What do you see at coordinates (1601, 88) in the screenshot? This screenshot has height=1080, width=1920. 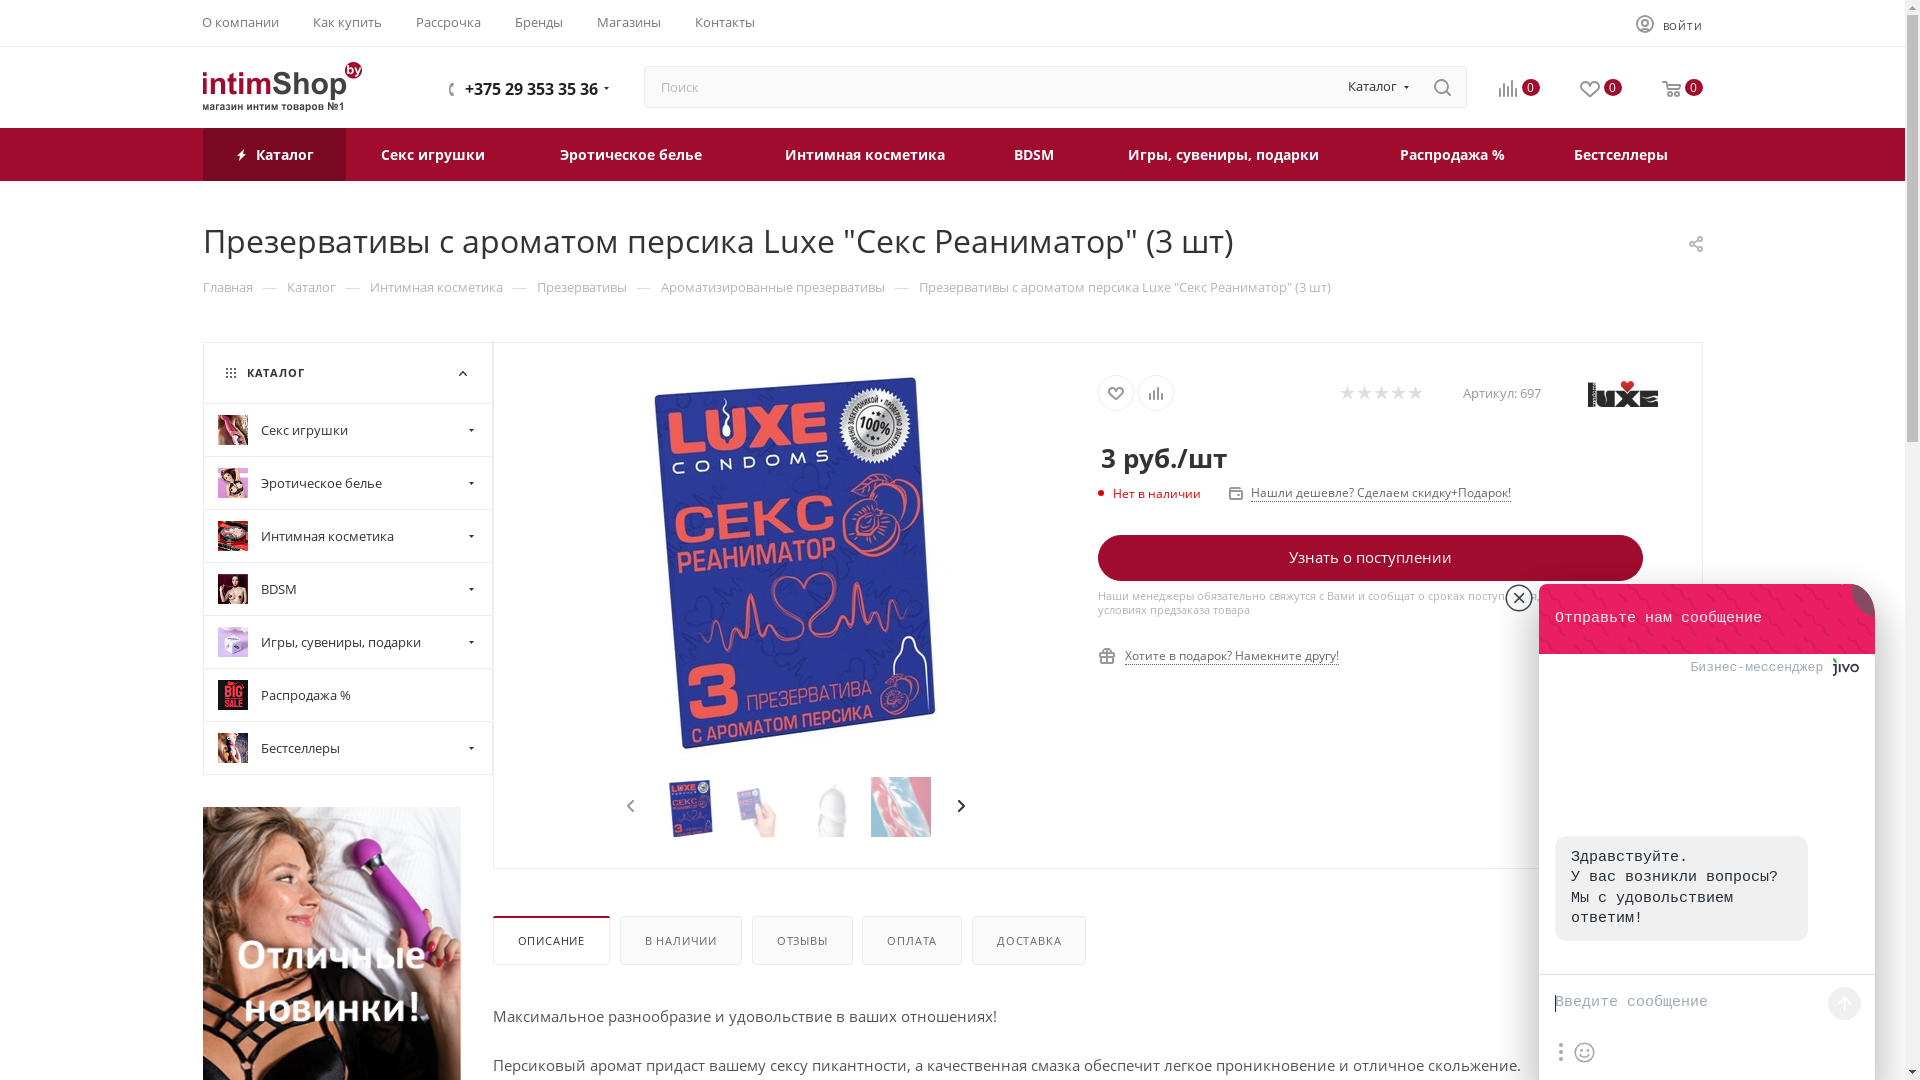 I see `'0'` at bounding box center [1601, 88].